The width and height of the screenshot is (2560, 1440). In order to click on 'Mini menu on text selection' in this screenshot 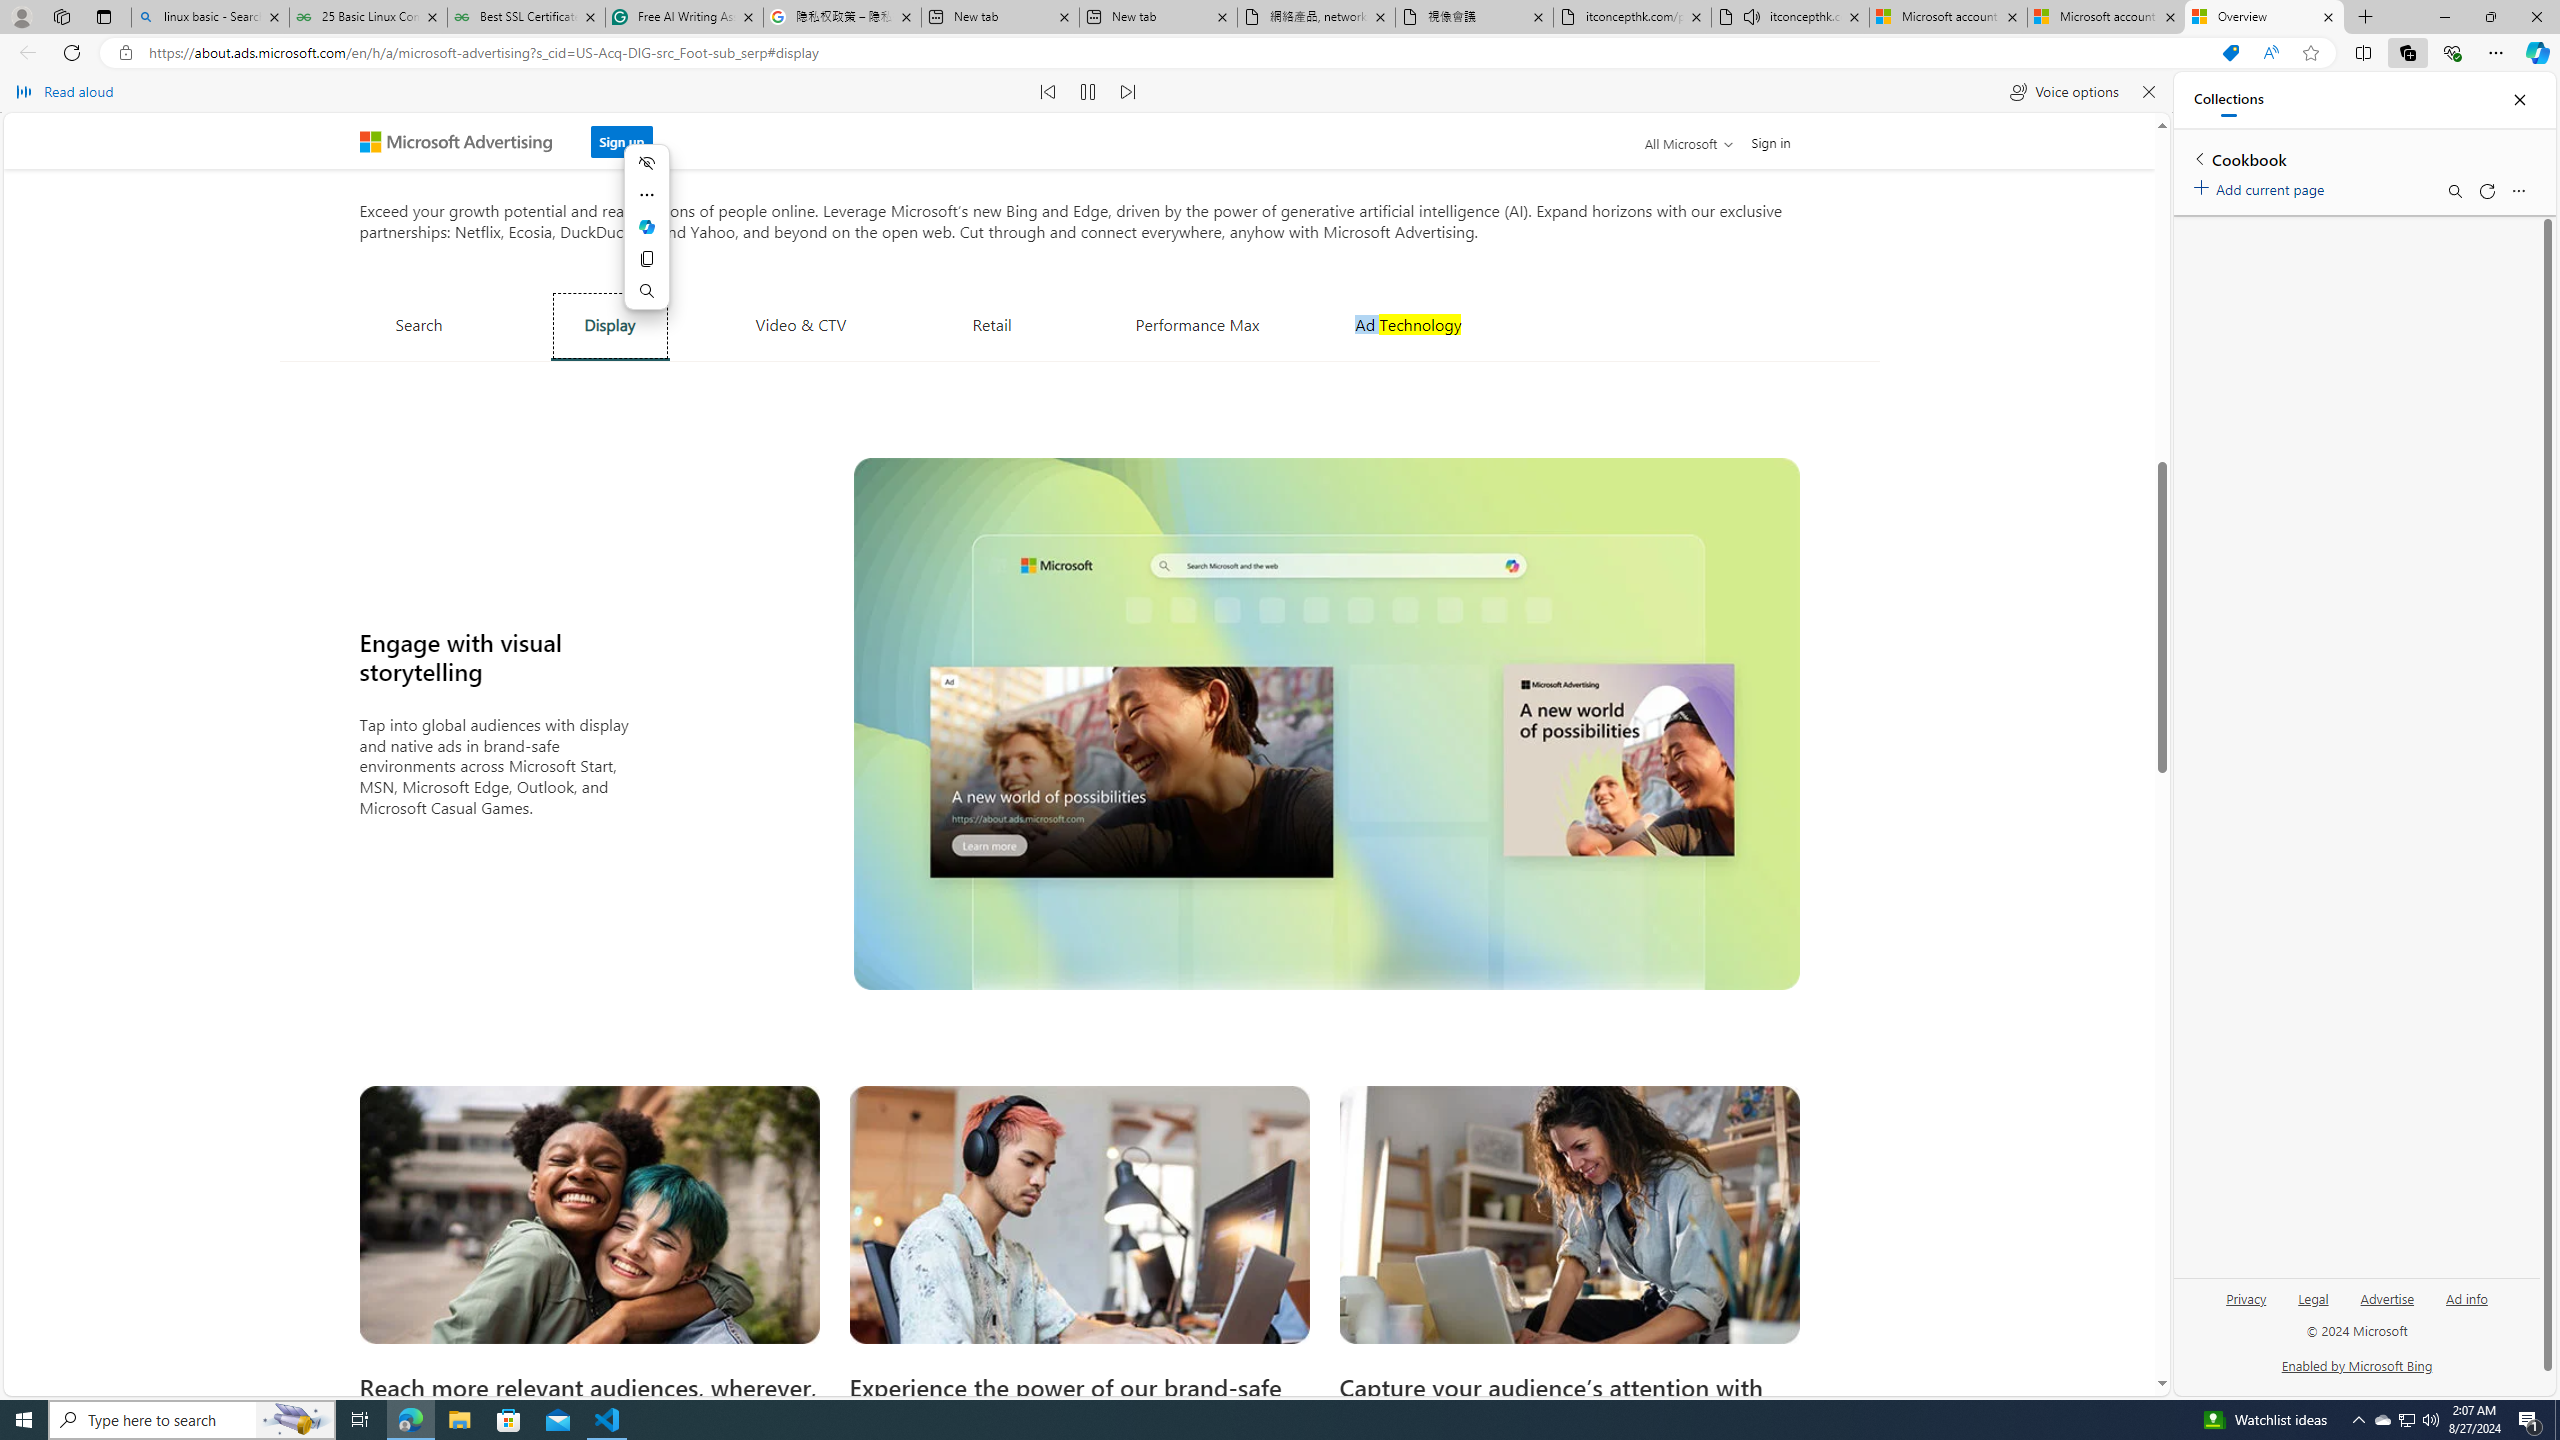, I will do `click(645, 226)`.